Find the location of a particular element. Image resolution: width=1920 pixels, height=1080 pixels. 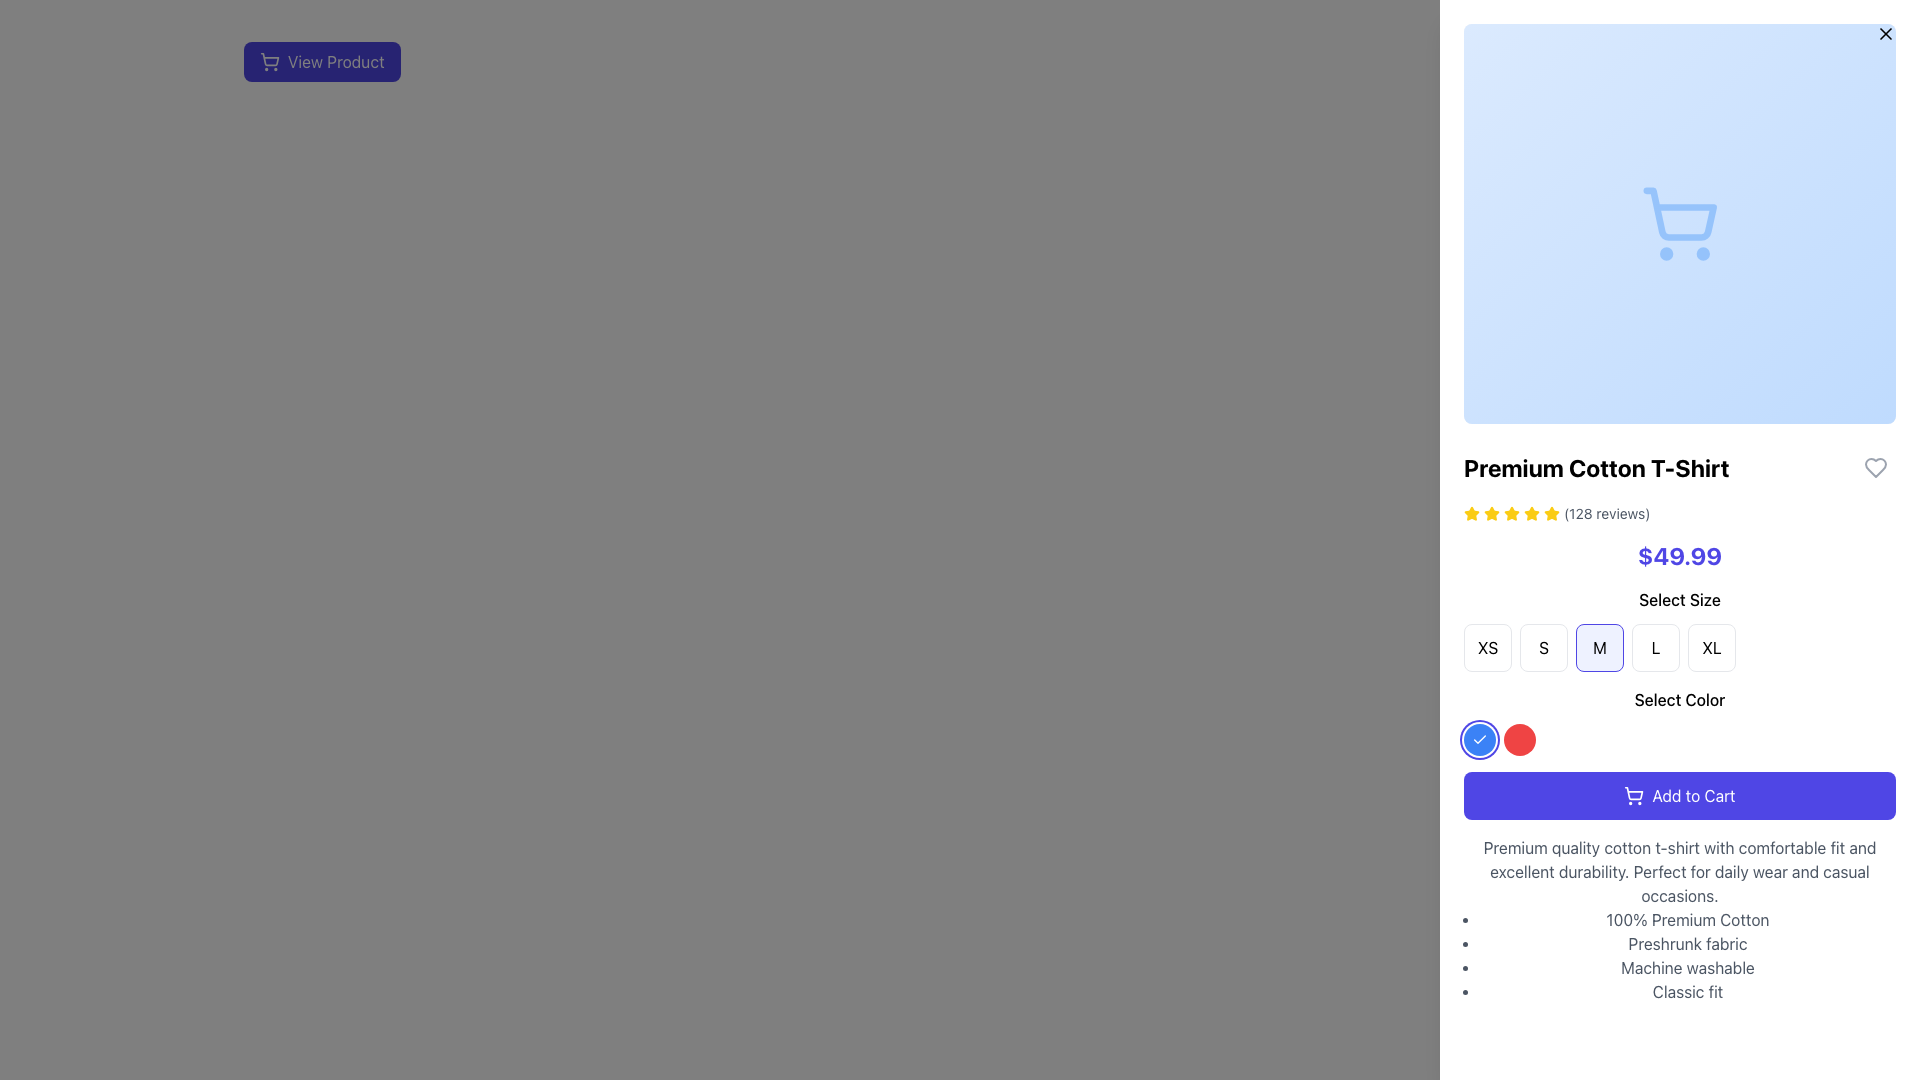

the first yellow star icon in the rating system located in the product details section, which is positioned near the product title and price information is located at coordinates (1492, 512).